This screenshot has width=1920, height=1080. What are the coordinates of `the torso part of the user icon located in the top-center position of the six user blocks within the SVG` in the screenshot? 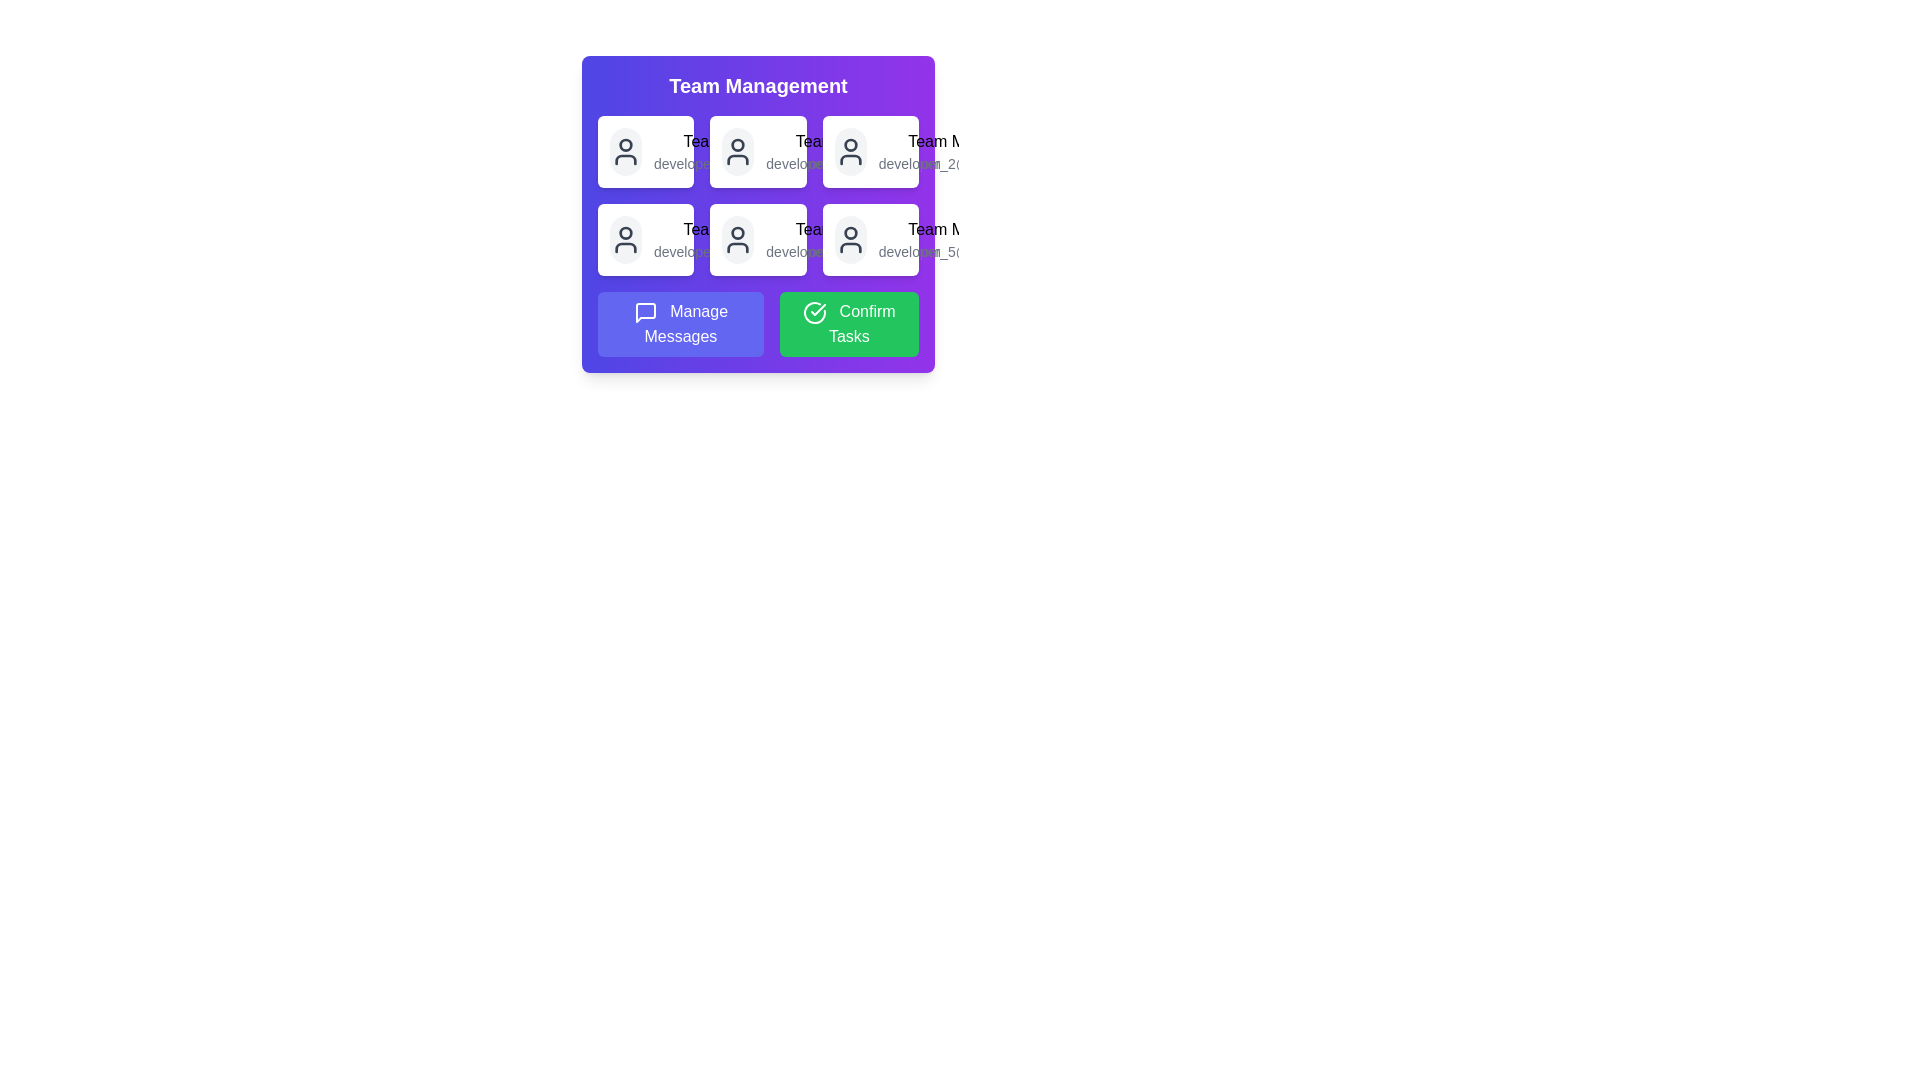 It's located at (737, 158).